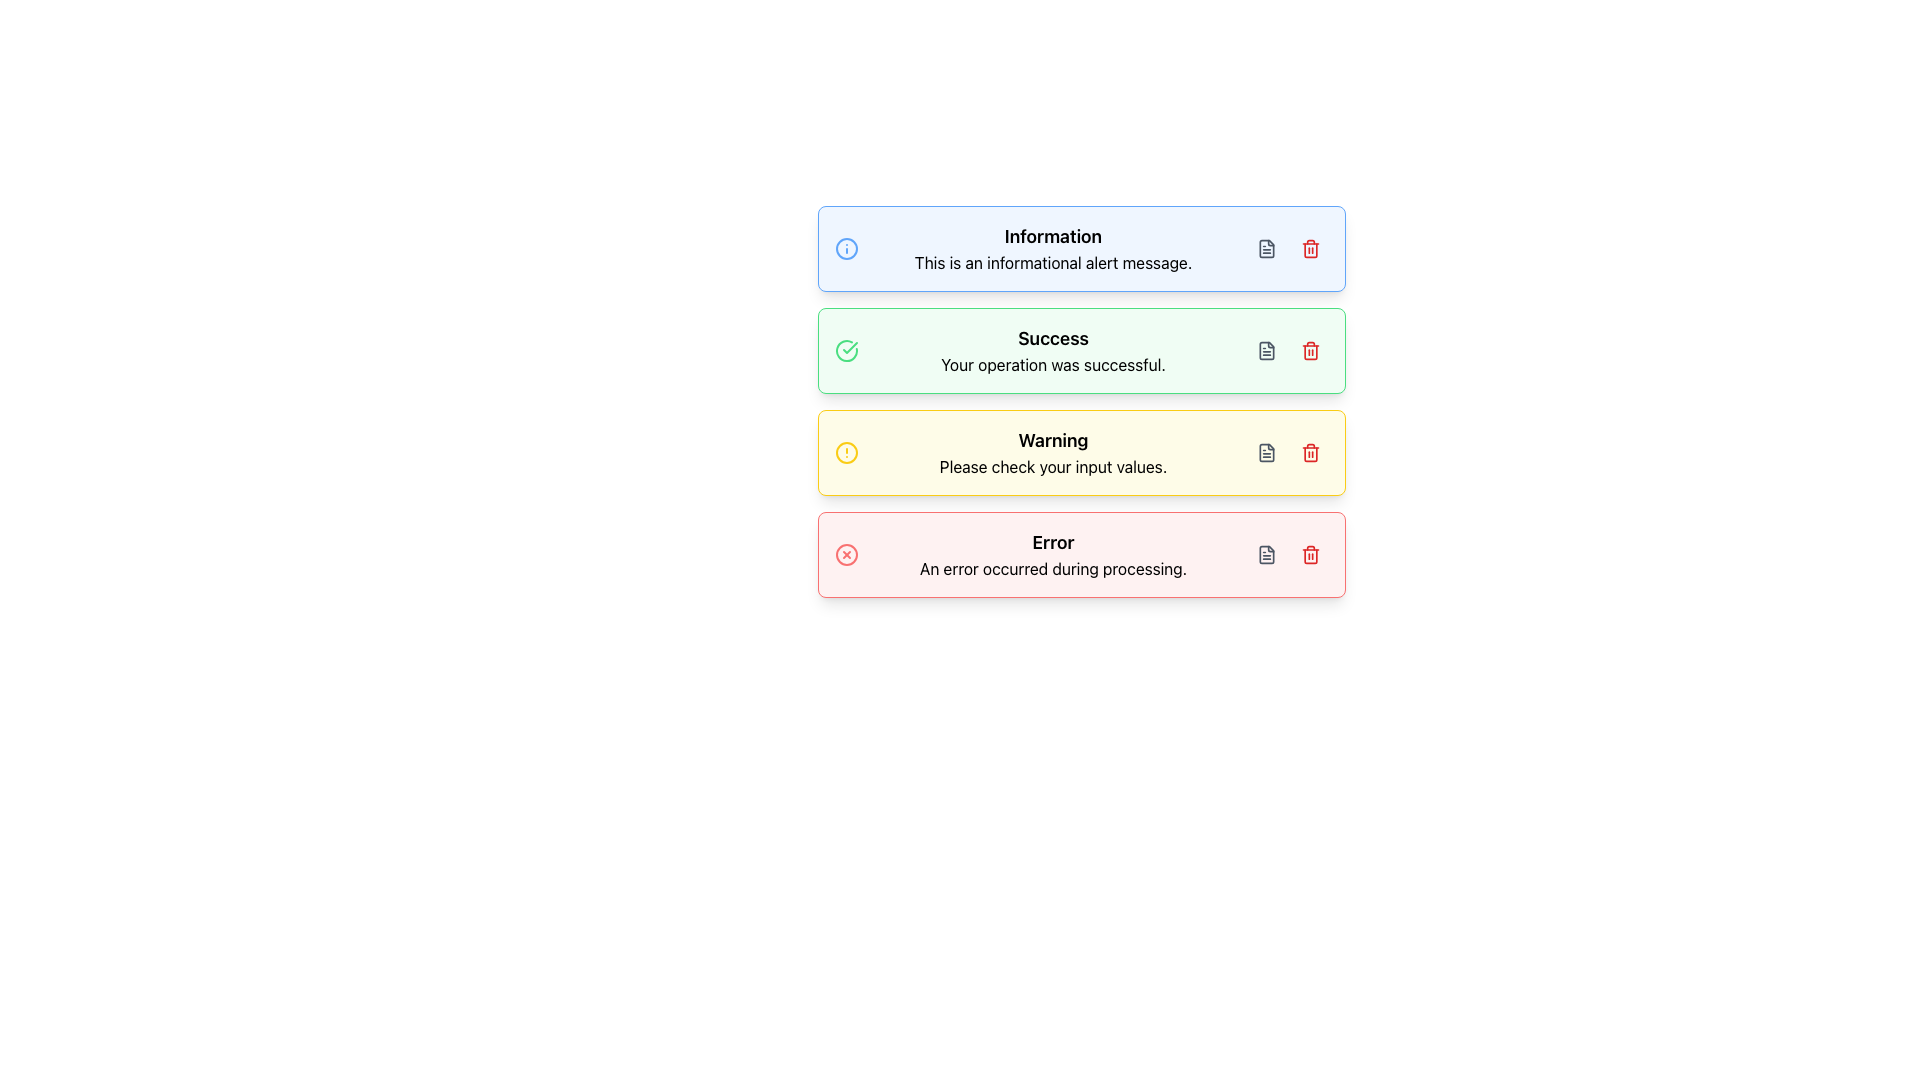 The height and width of the screenshot is (1080, 1920). I want to click on the trash bin icon located at the right end of the error alert card, so click(1310, 555).